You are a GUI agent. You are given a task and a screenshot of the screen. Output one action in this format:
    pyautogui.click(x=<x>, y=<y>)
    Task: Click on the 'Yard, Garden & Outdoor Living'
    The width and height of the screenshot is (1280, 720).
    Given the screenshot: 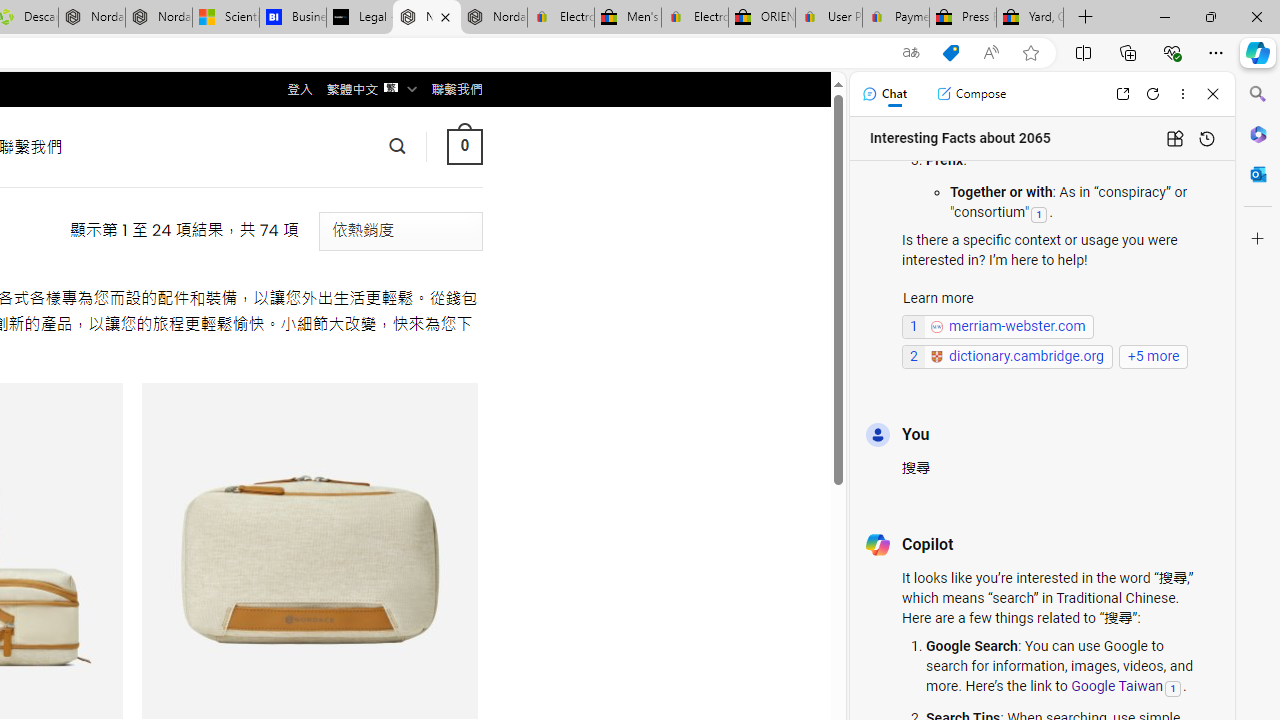 What is the action you would take?
    pyautogui.click(x=1030, y=17)
    